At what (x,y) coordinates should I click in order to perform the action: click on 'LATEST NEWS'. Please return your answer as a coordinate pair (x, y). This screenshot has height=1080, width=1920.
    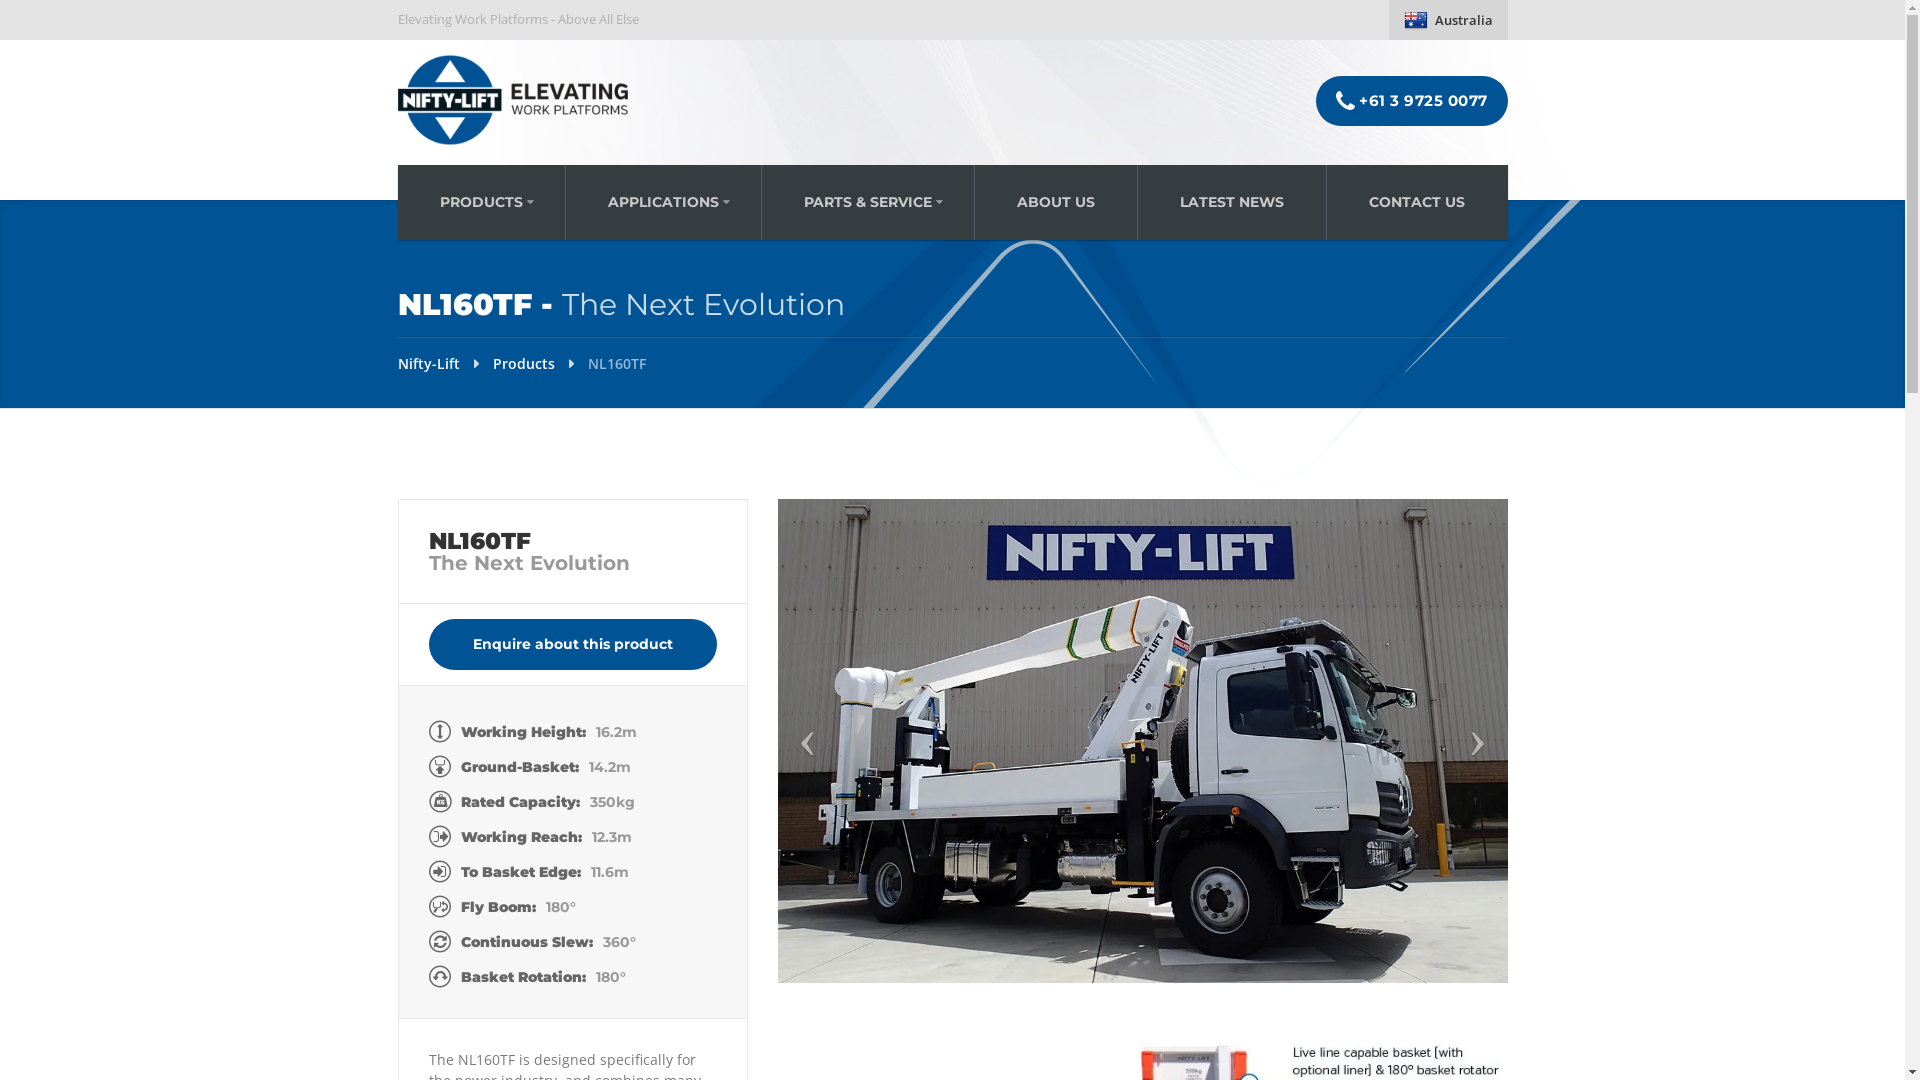
    Looking at the image, I should click on (1231, 202).